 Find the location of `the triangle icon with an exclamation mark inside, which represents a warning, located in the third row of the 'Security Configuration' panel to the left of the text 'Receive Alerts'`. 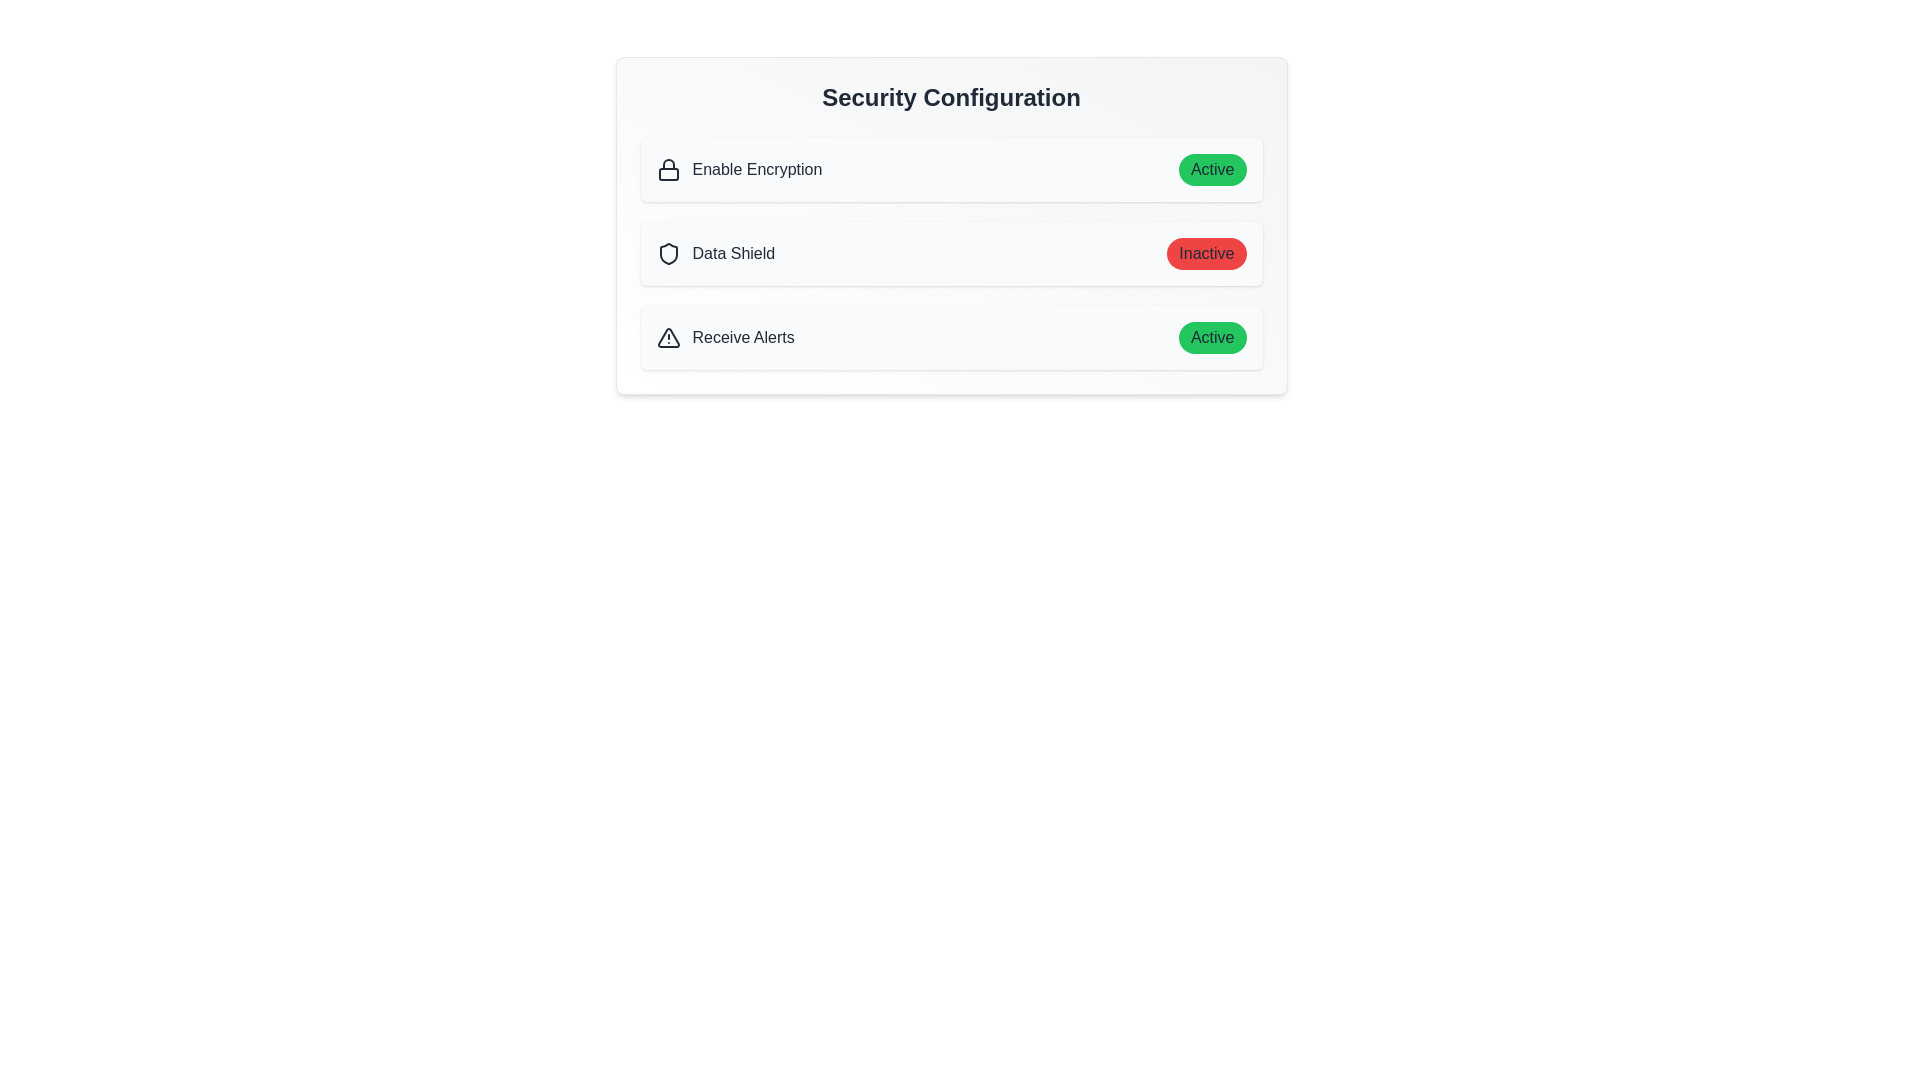

the triangle icon with an exclamation mark inside, which represents a warning, located in the third row of the 'Security Configuration' panel to the left of the text 'Receive Alerts' is located at coordinates (668, 337).